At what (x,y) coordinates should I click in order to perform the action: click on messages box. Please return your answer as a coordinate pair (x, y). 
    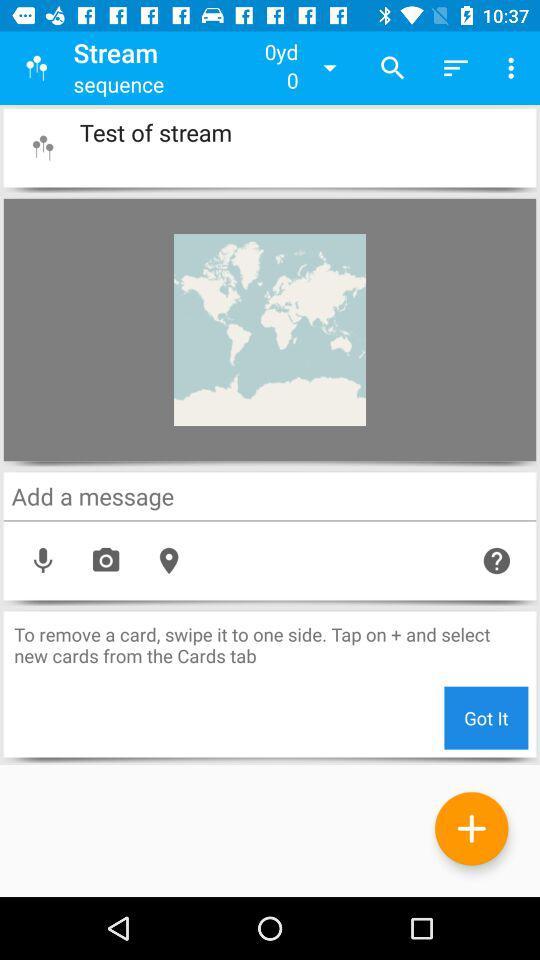
    Looking at the image, I should click on (270, 495).